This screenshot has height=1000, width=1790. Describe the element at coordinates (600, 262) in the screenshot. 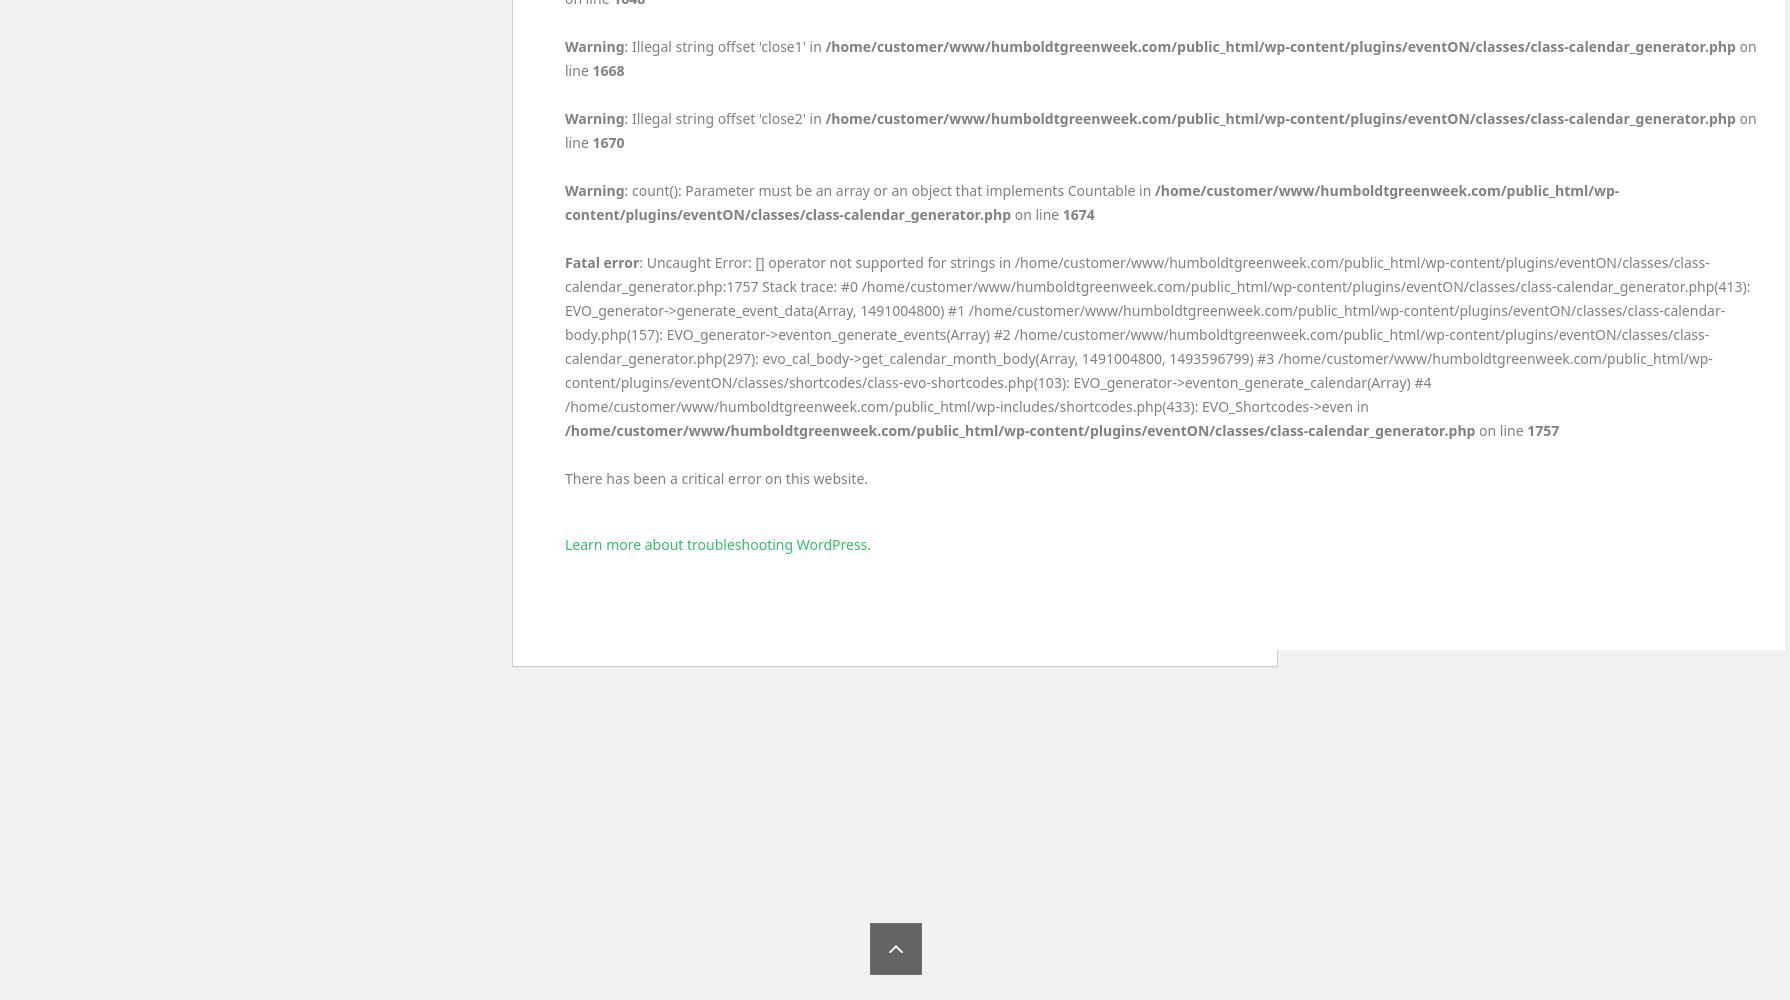

I see `'Fatal error'` at that location.